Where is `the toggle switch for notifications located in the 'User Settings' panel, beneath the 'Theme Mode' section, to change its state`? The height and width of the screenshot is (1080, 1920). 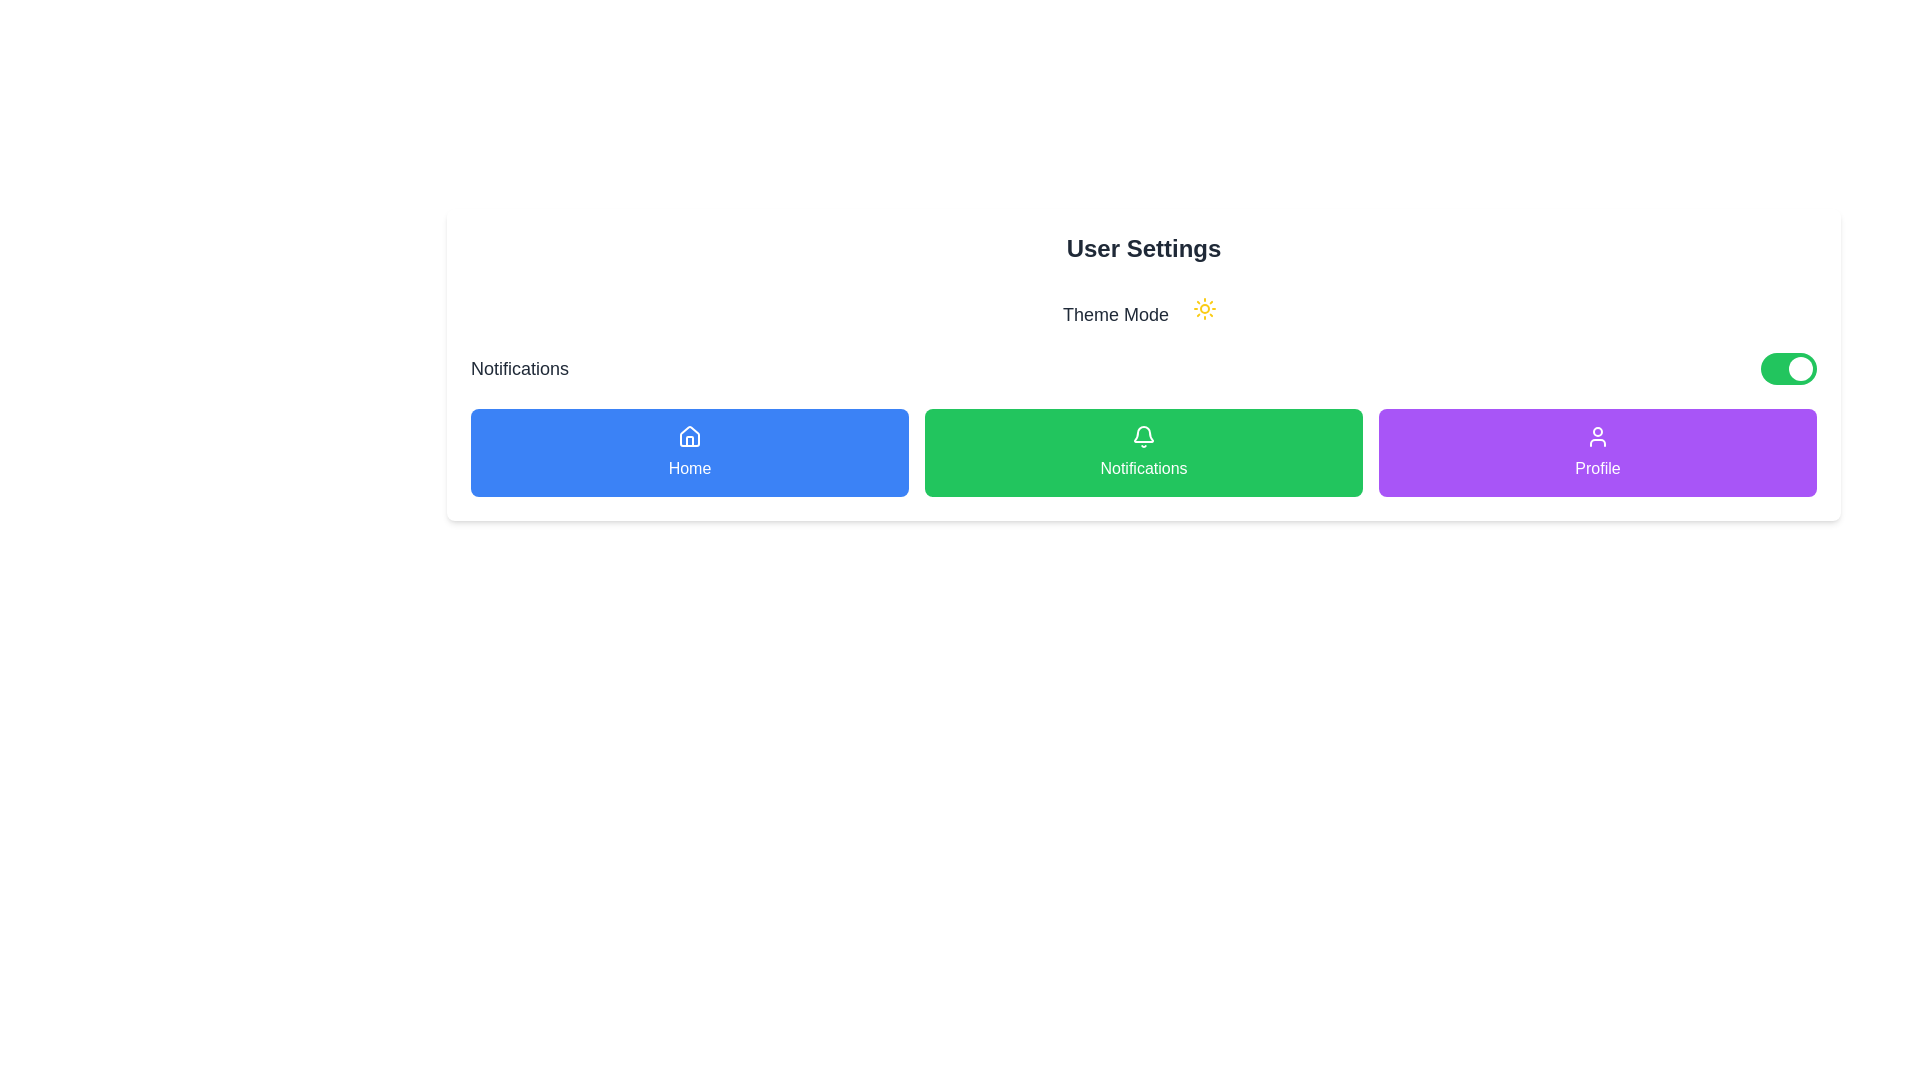
the toggle switch for notifications located in the 'User Settings' panel, beneath the 'Theme Mode' section, to change its state is located at coordinates (1143, 369).